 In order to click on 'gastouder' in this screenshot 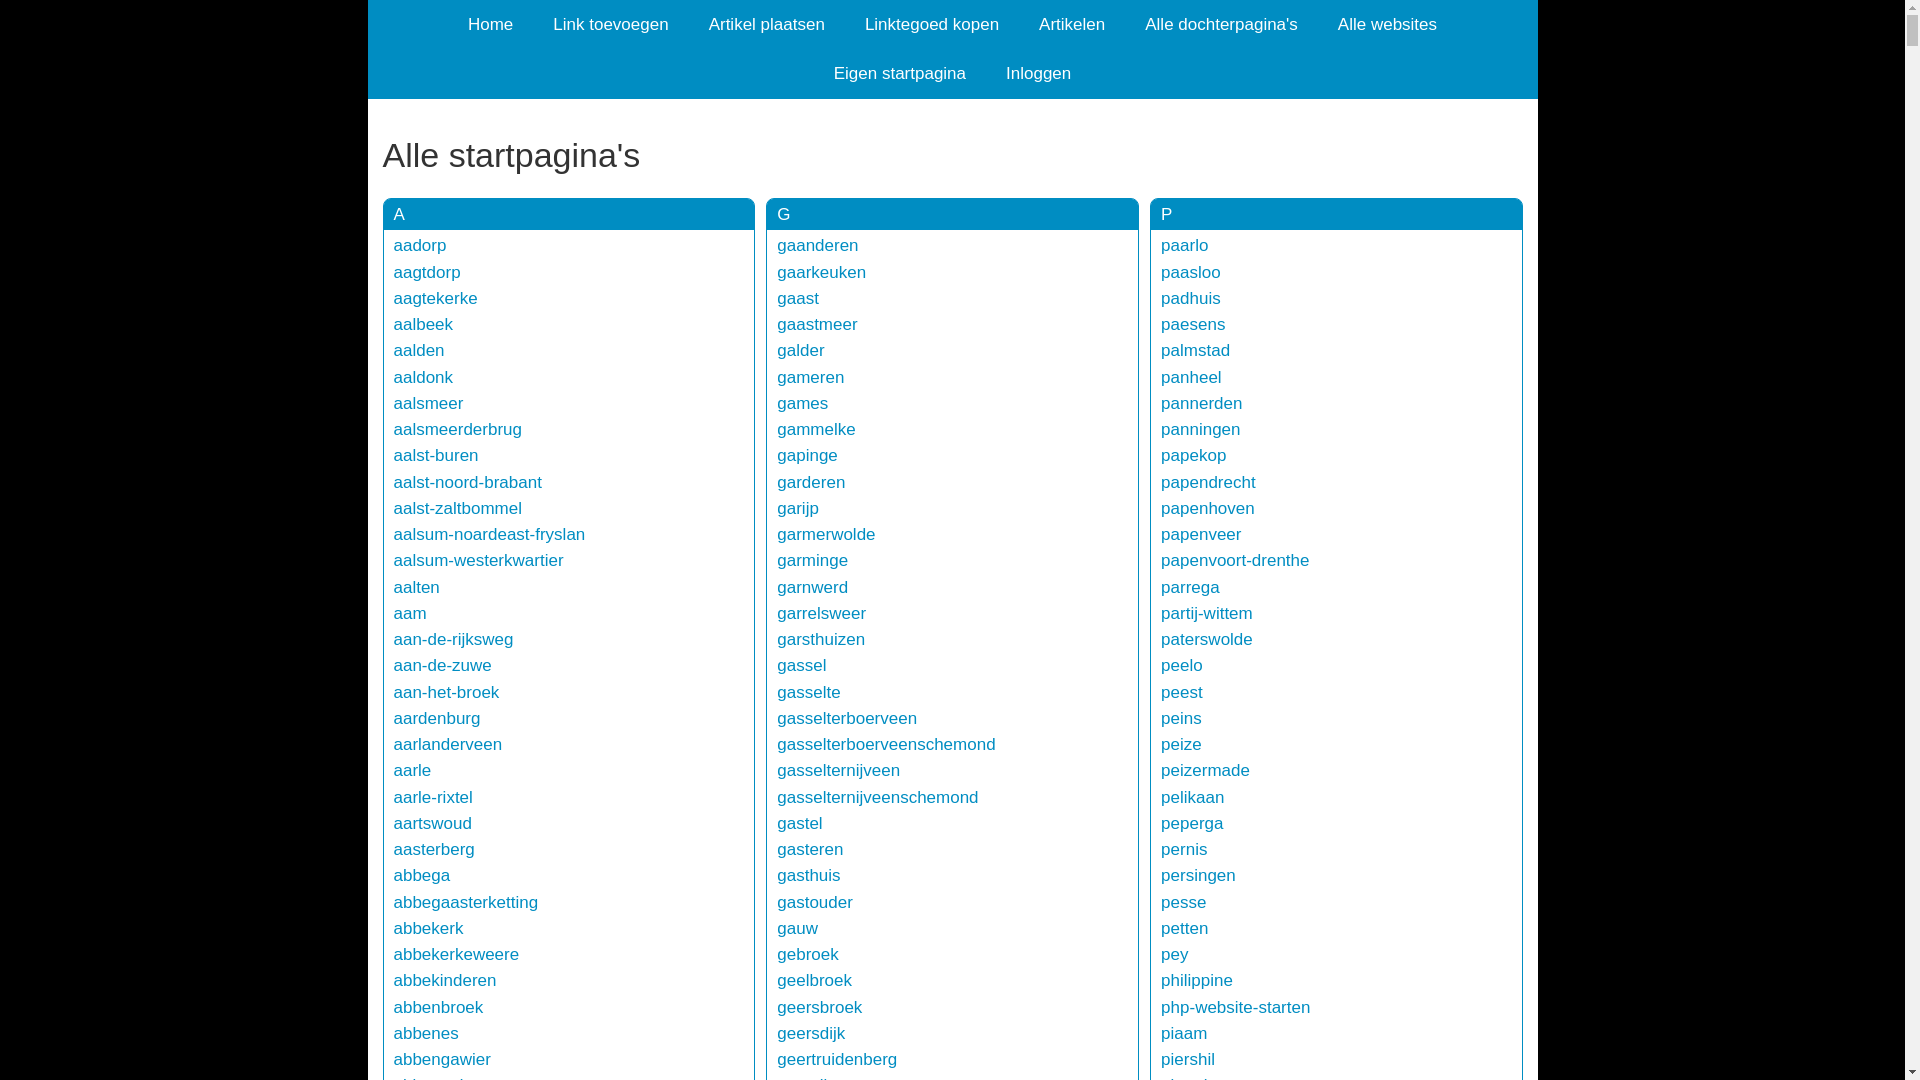, I will do `click(815, 902)`.